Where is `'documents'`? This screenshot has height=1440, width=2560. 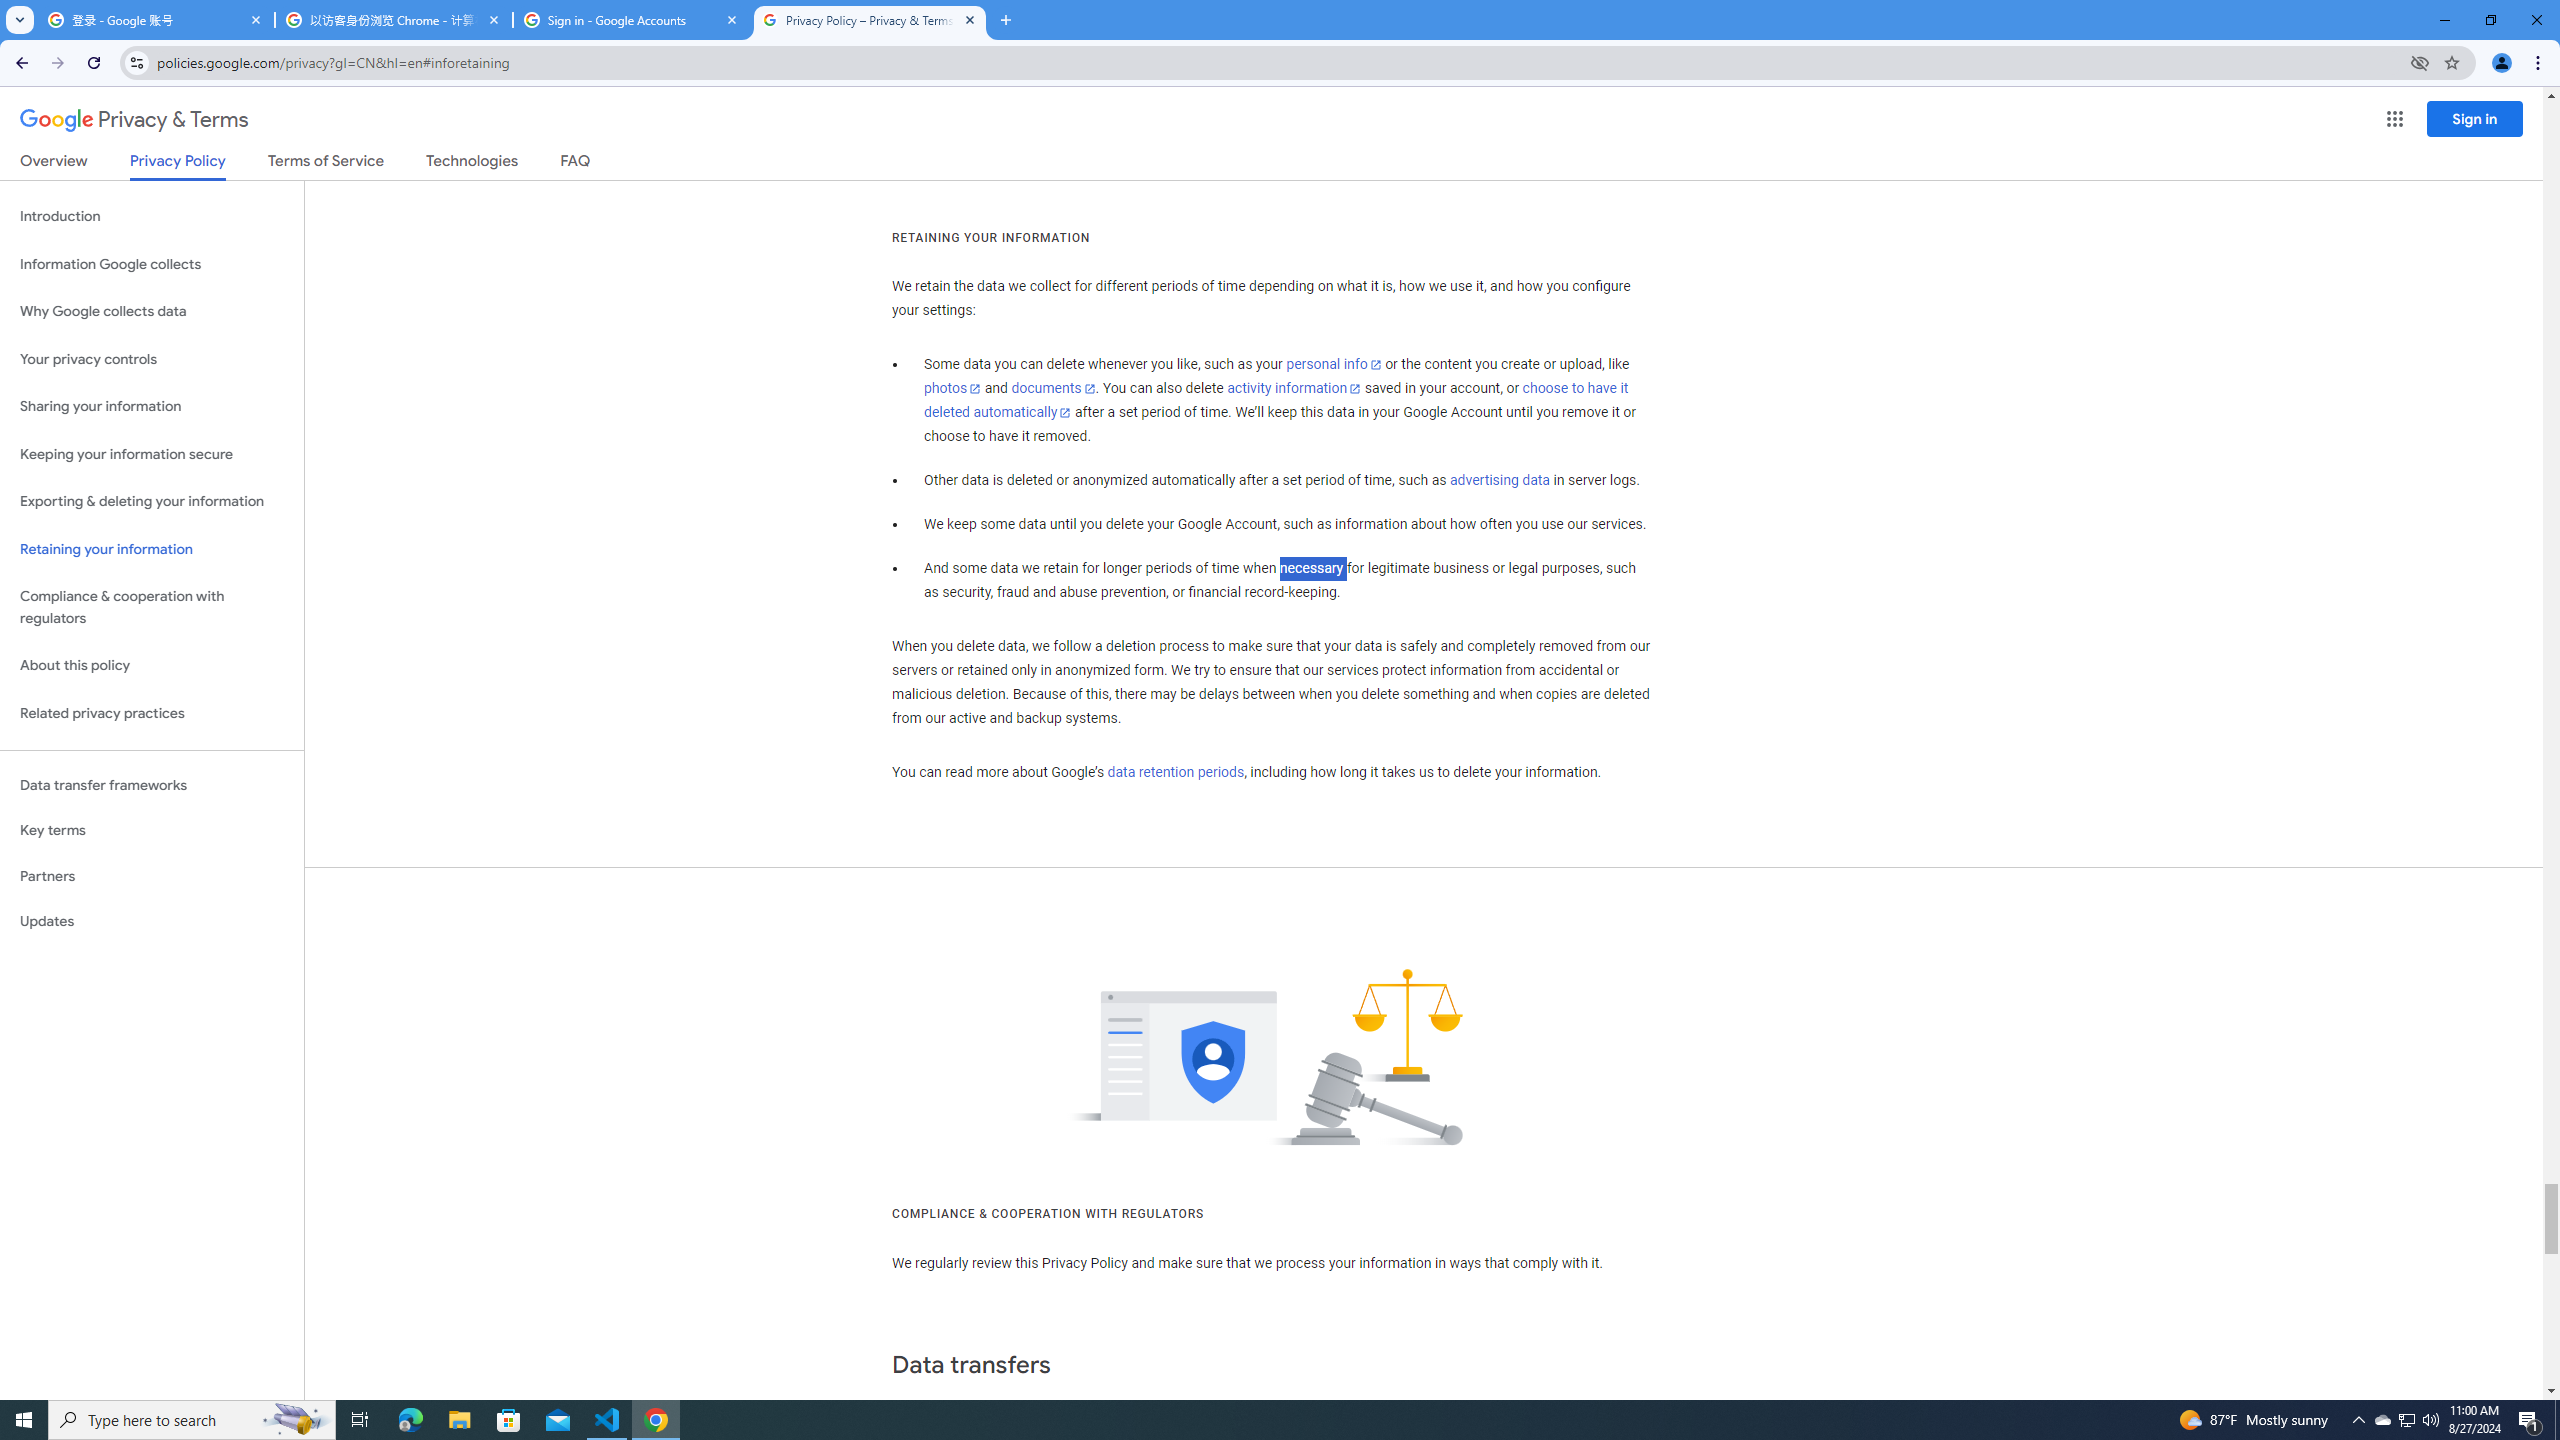 'documents' is located at coordinates (1052, 387).